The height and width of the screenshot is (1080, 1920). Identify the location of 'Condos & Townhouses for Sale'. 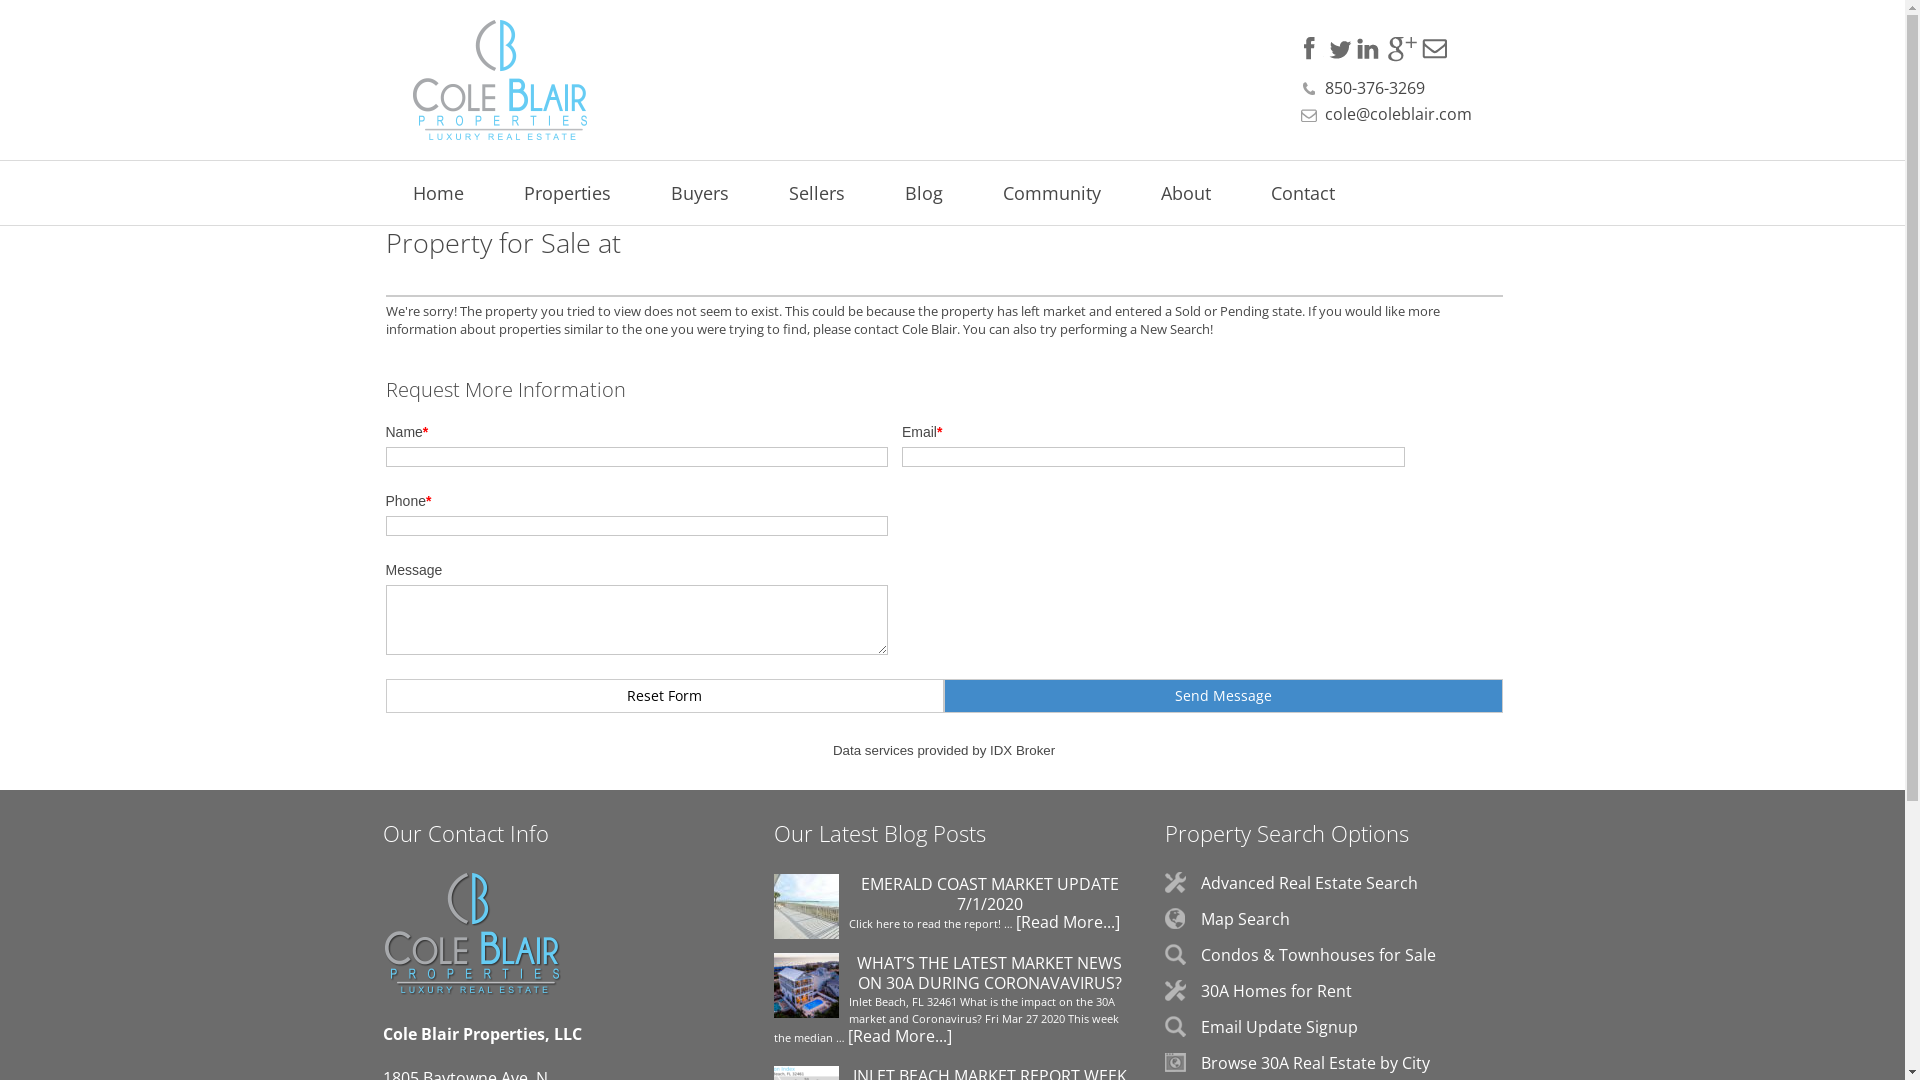
(1200, 954).